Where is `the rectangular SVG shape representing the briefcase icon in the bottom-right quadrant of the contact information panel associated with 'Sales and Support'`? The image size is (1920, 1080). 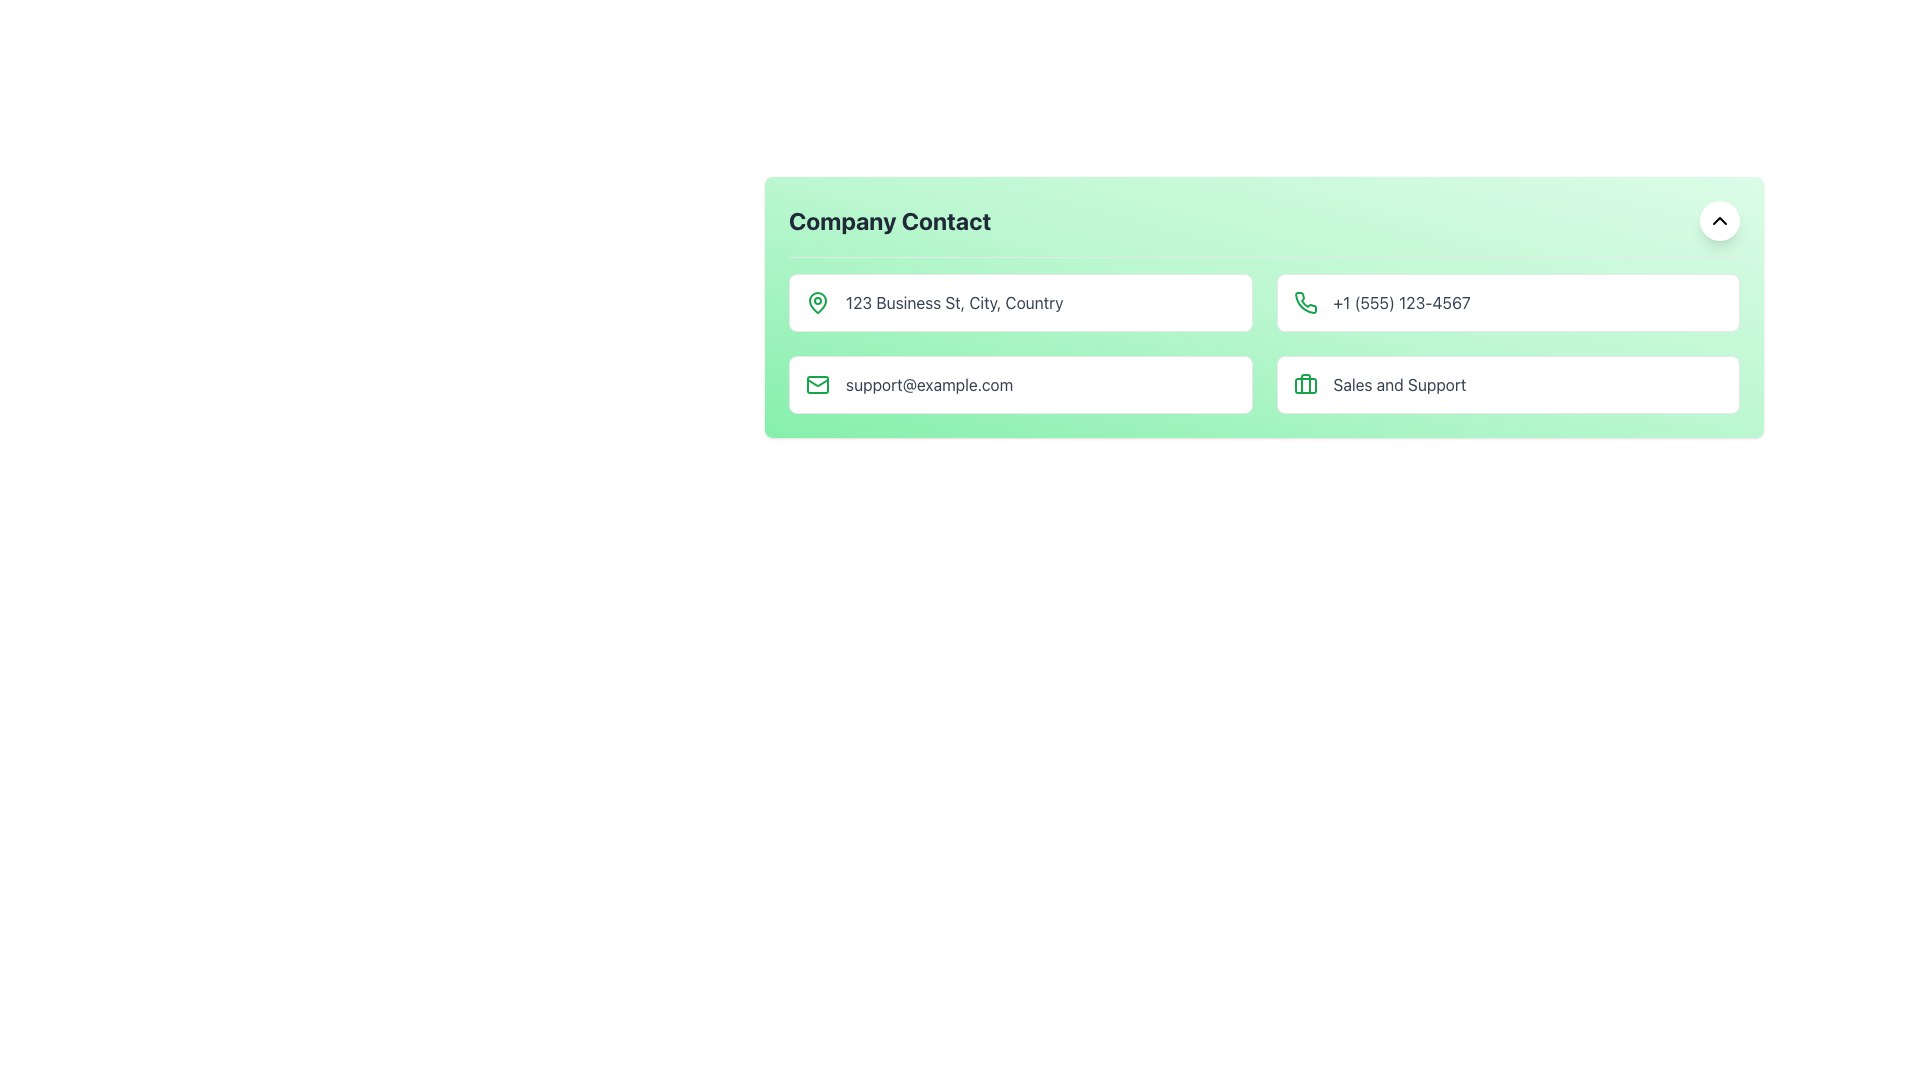 the rectangular SVG shape representing the briefcase icon in the bottom-right quadrant of the contact information panel associated with 'Sales and Support' is located at coordinates (1305, 385).